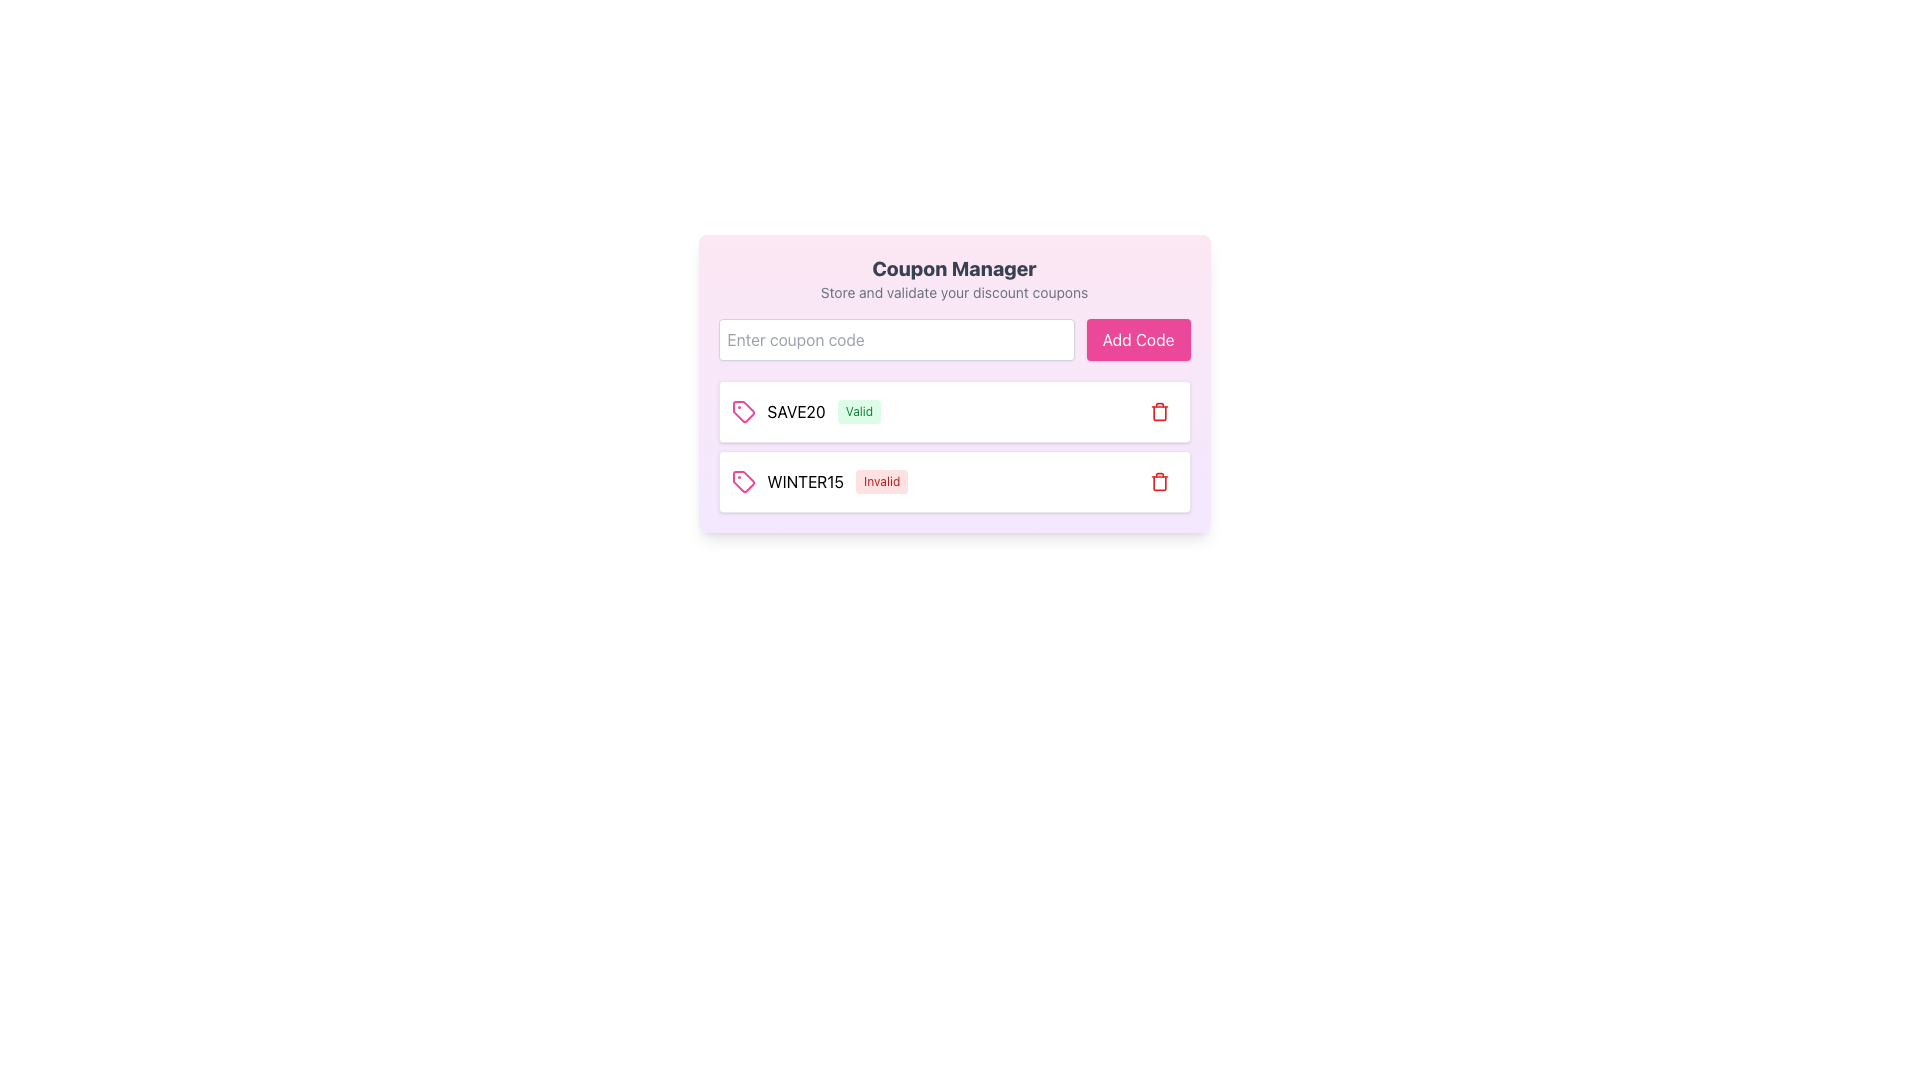 The image size is (1920, 1080). Describe the element at coordinates (805, 482) in the screenshot. I see `the second text label displaying the coupon code 'WINTER15' in the coupon manager interface, which is positioned before the 'Invalid' label` at that location.